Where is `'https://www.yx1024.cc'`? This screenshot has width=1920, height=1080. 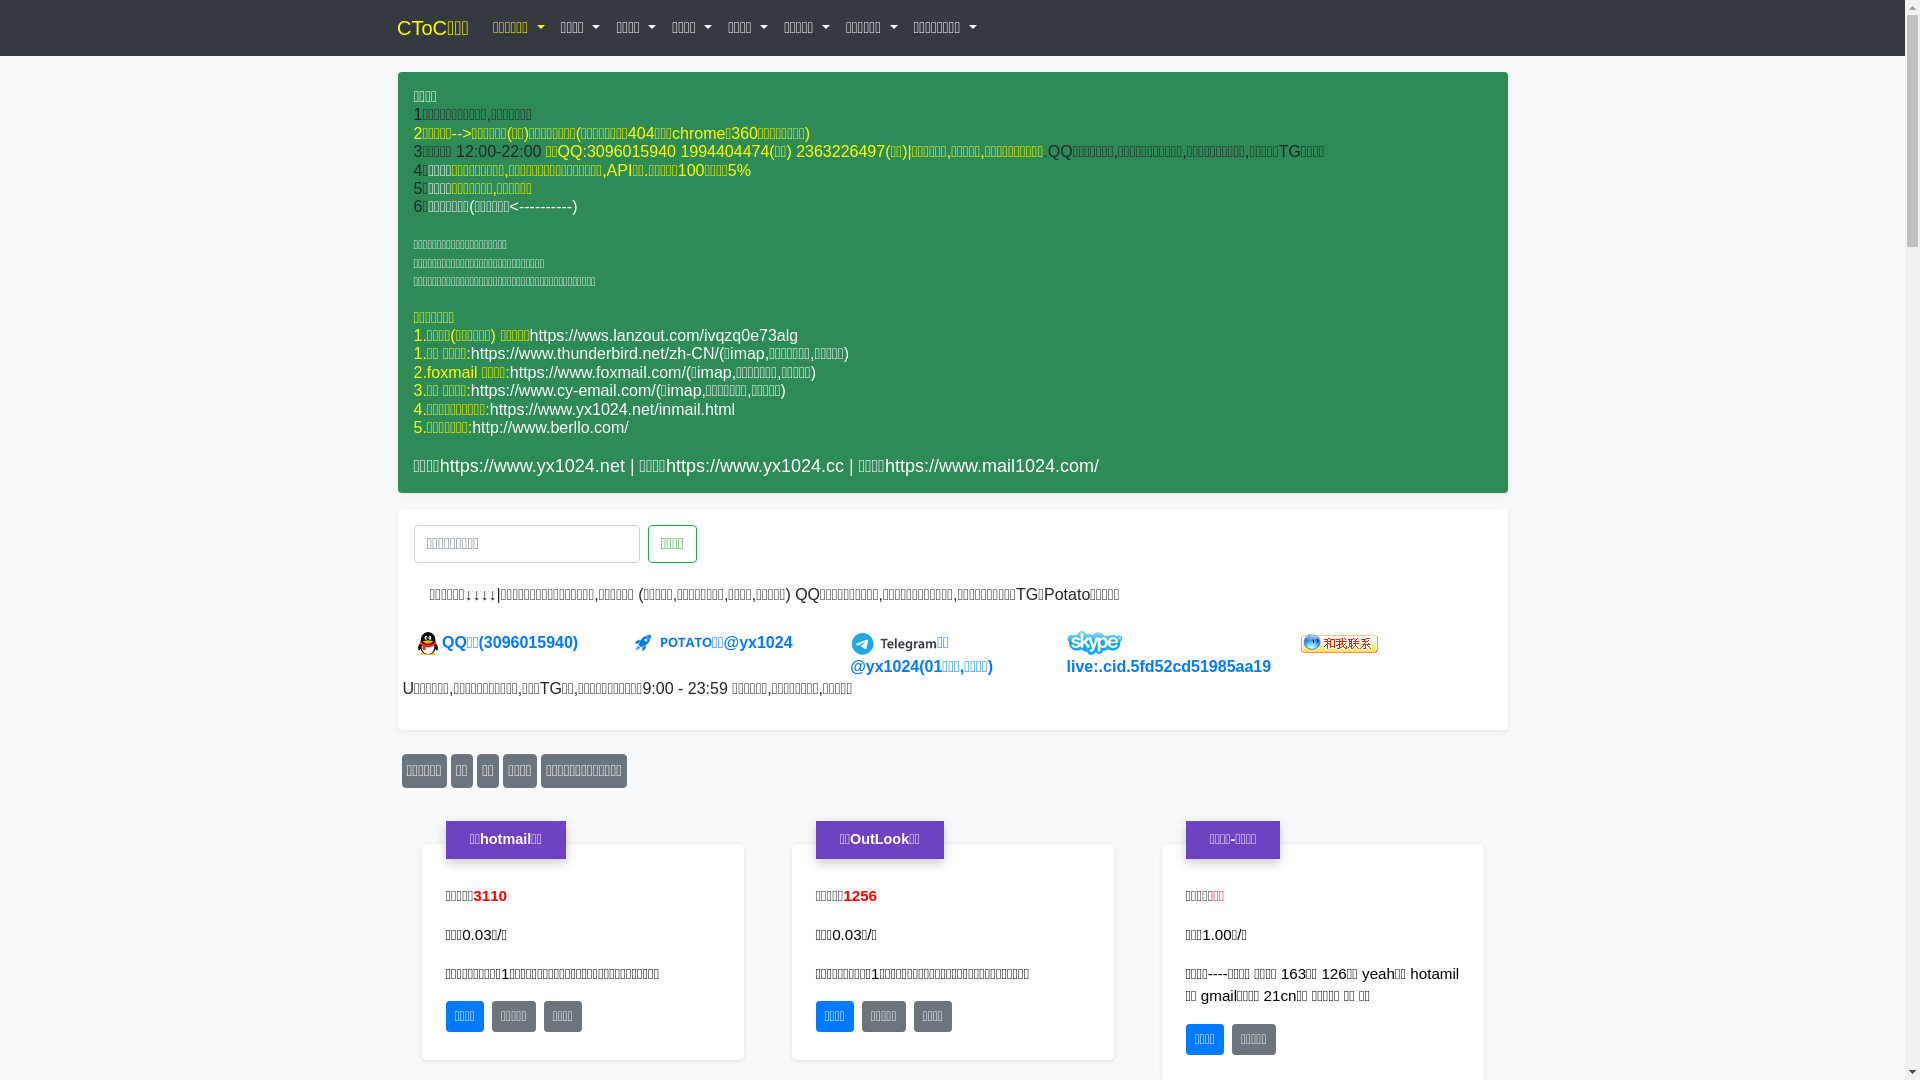 'https://www.yx1024.cc' is located at coordinates (666, 466).